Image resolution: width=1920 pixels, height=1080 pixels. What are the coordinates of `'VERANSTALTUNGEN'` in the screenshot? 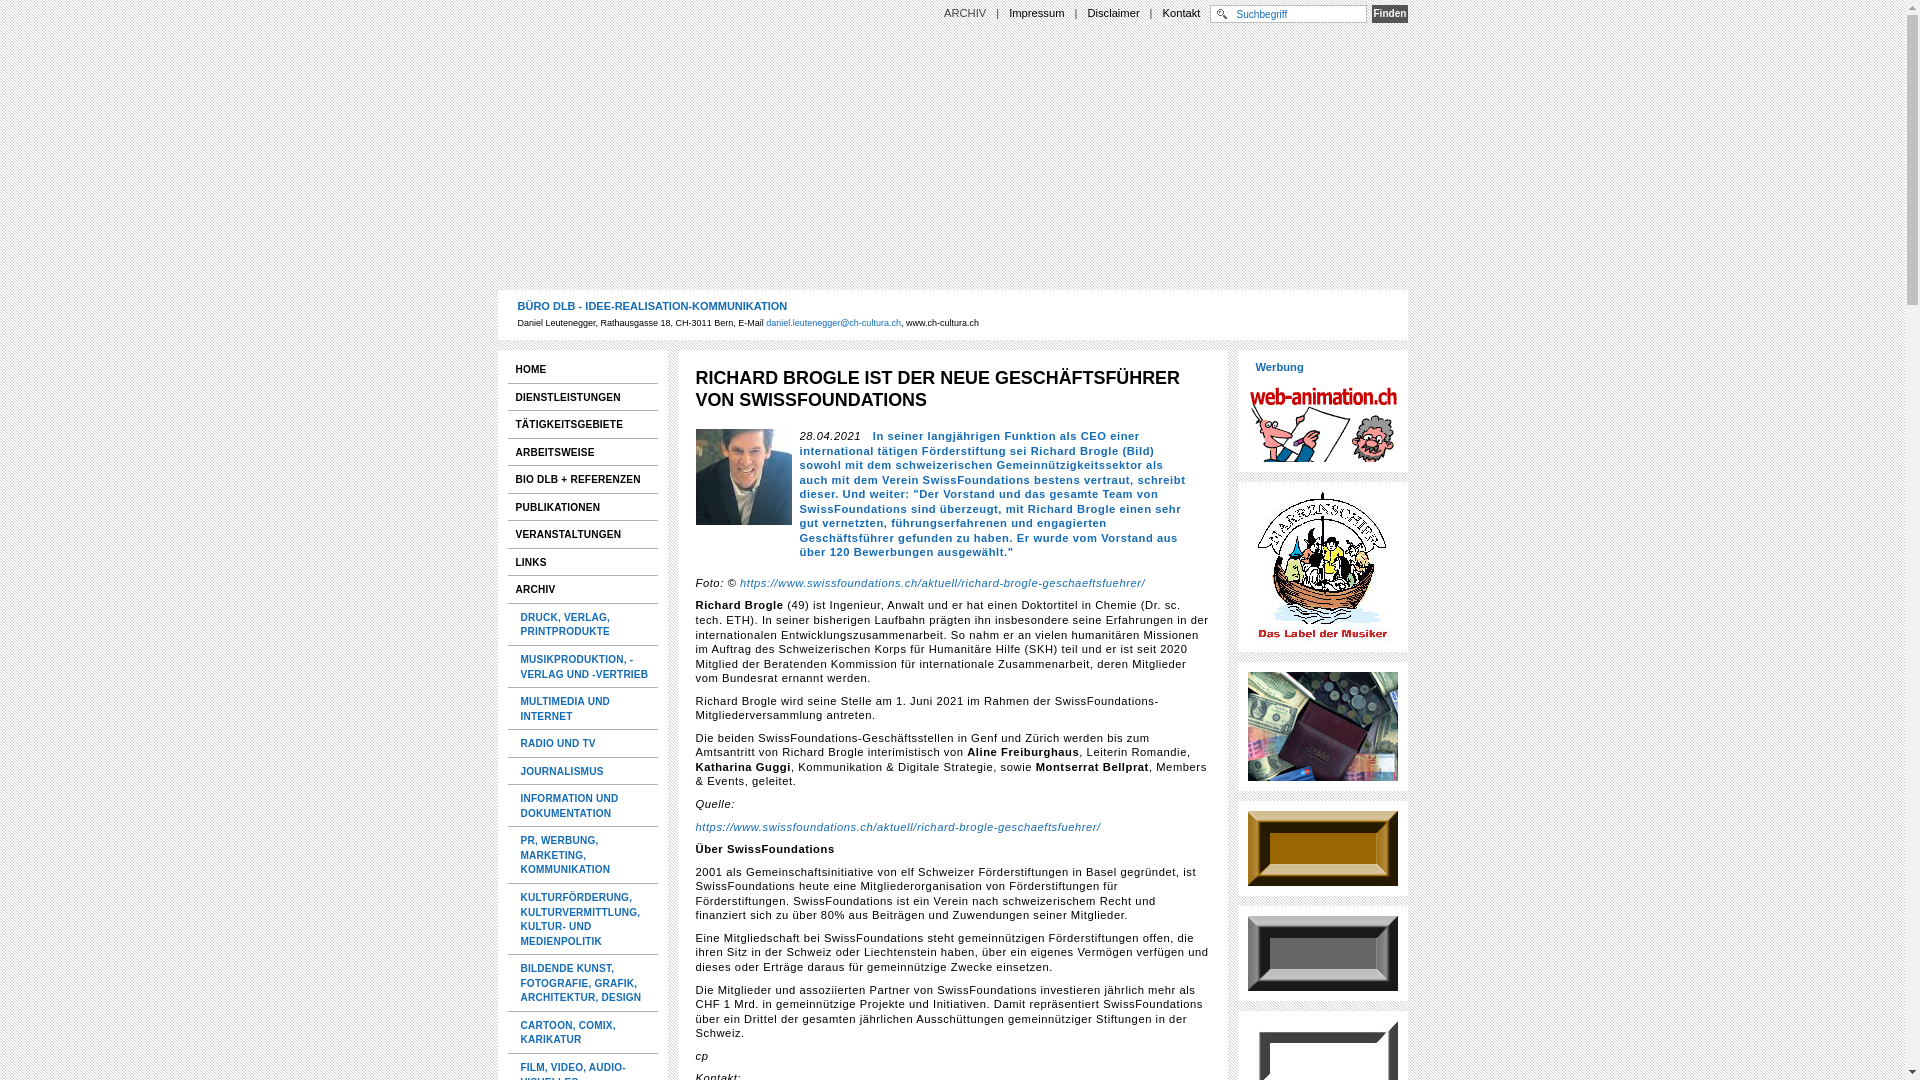 It's located at (508, 533).